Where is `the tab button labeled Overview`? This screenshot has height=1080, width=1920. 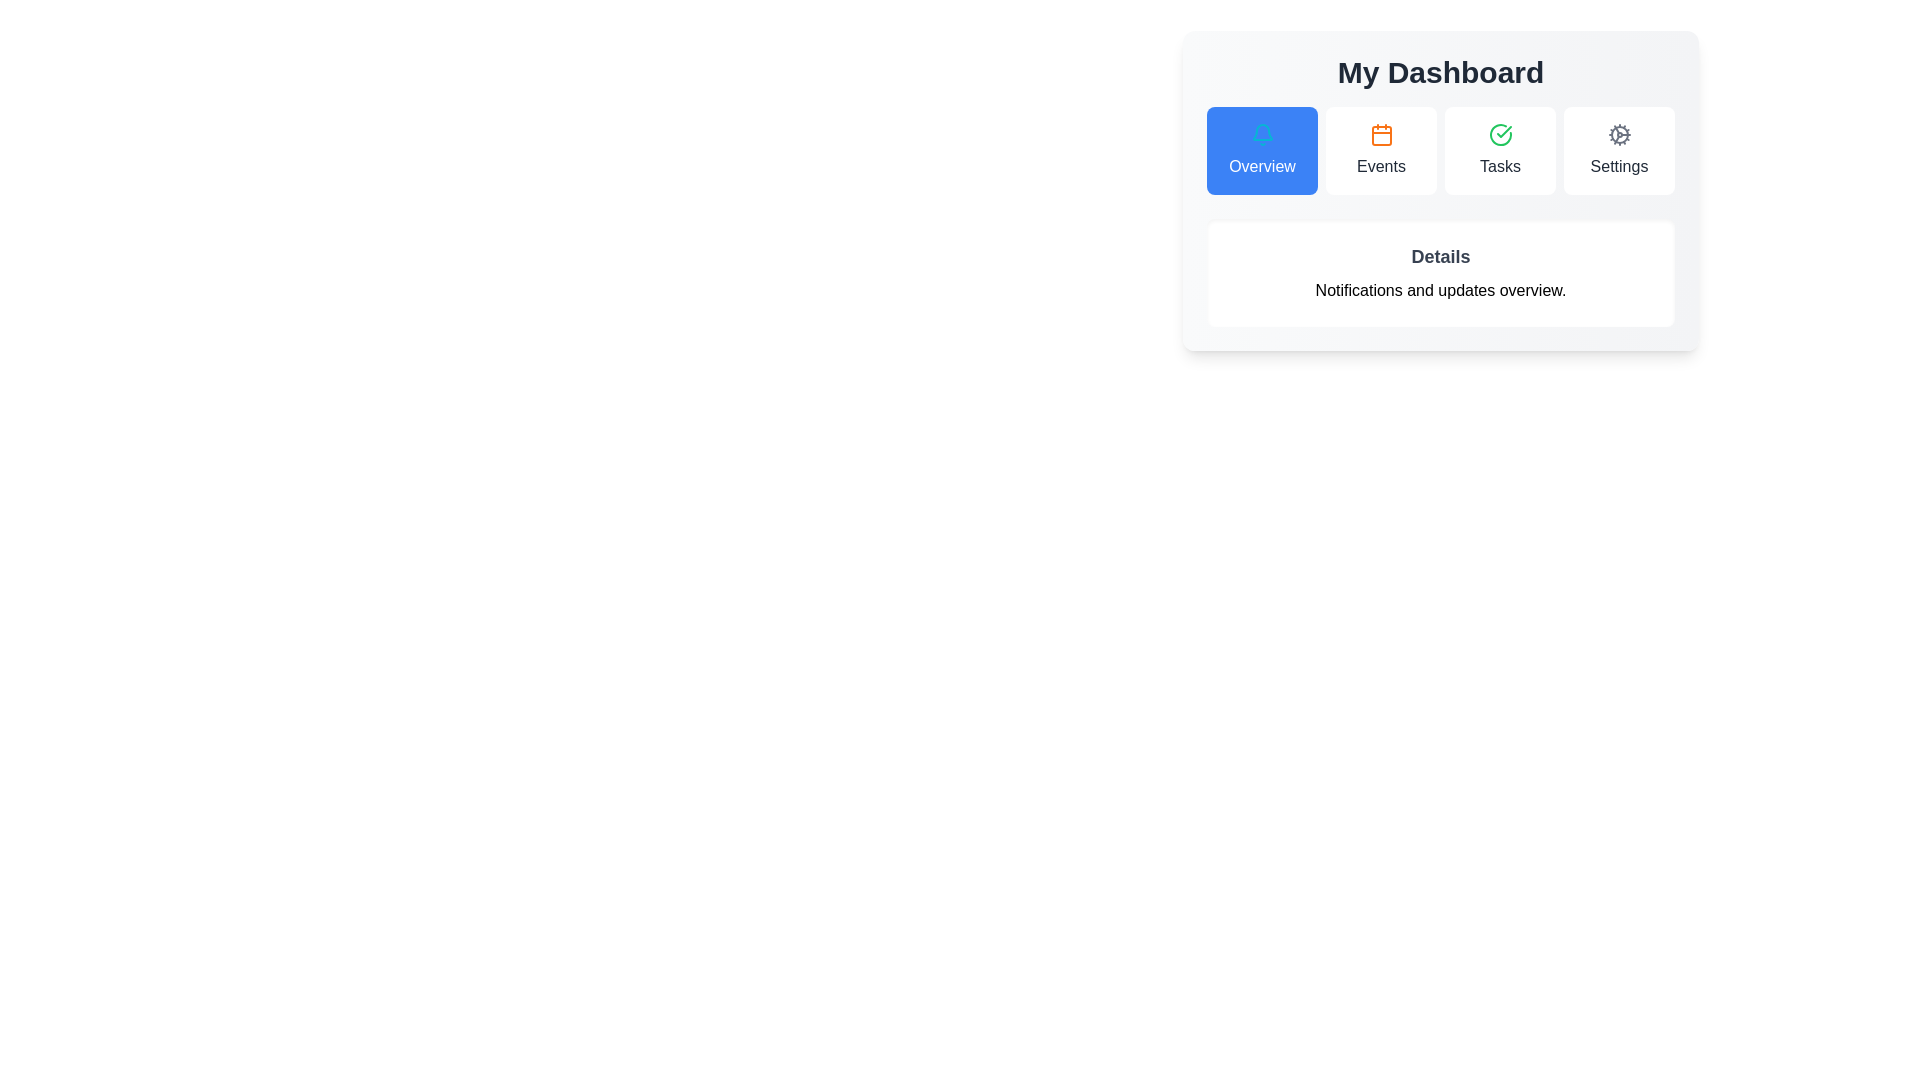
the tab button labeled Overview is located at coordinates (1261, 149).